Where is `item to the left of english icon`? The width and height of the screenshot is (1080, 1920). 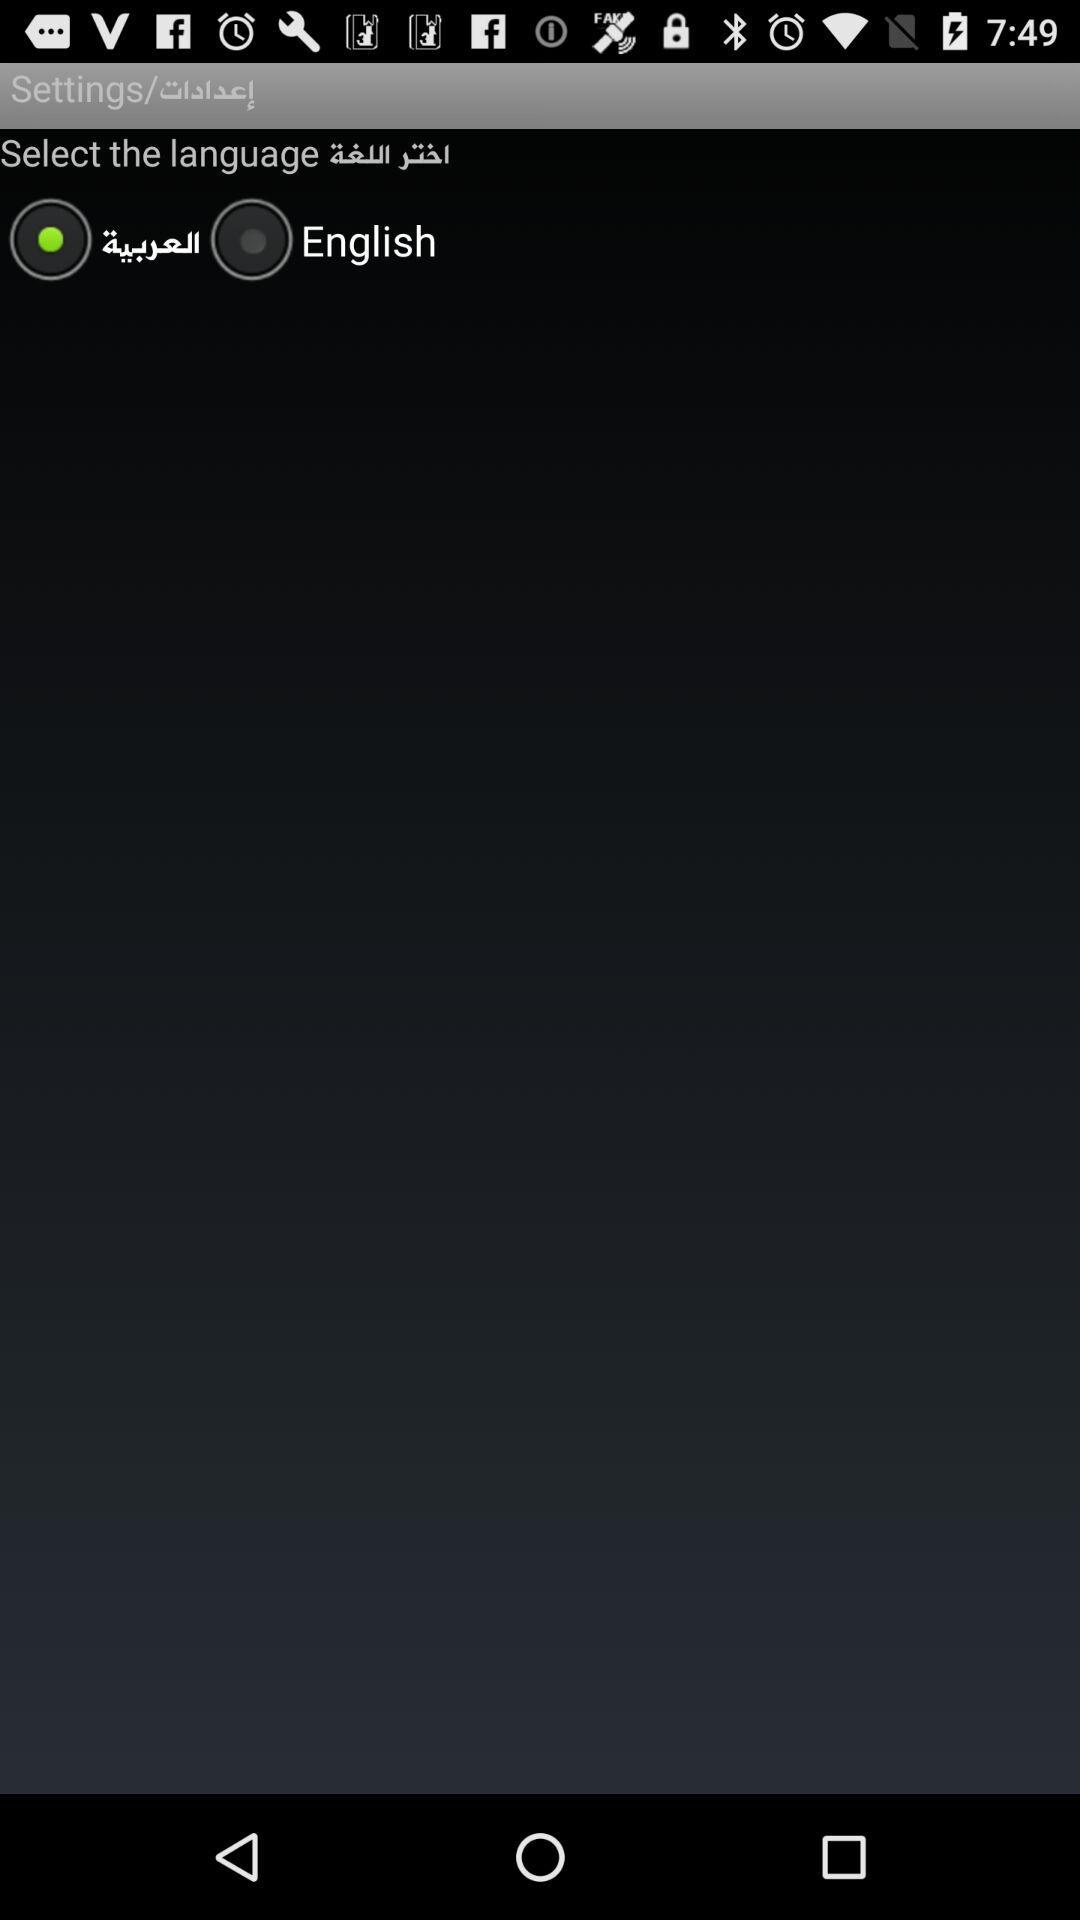
item to the left of english icon is located at coordinates (100, 242).